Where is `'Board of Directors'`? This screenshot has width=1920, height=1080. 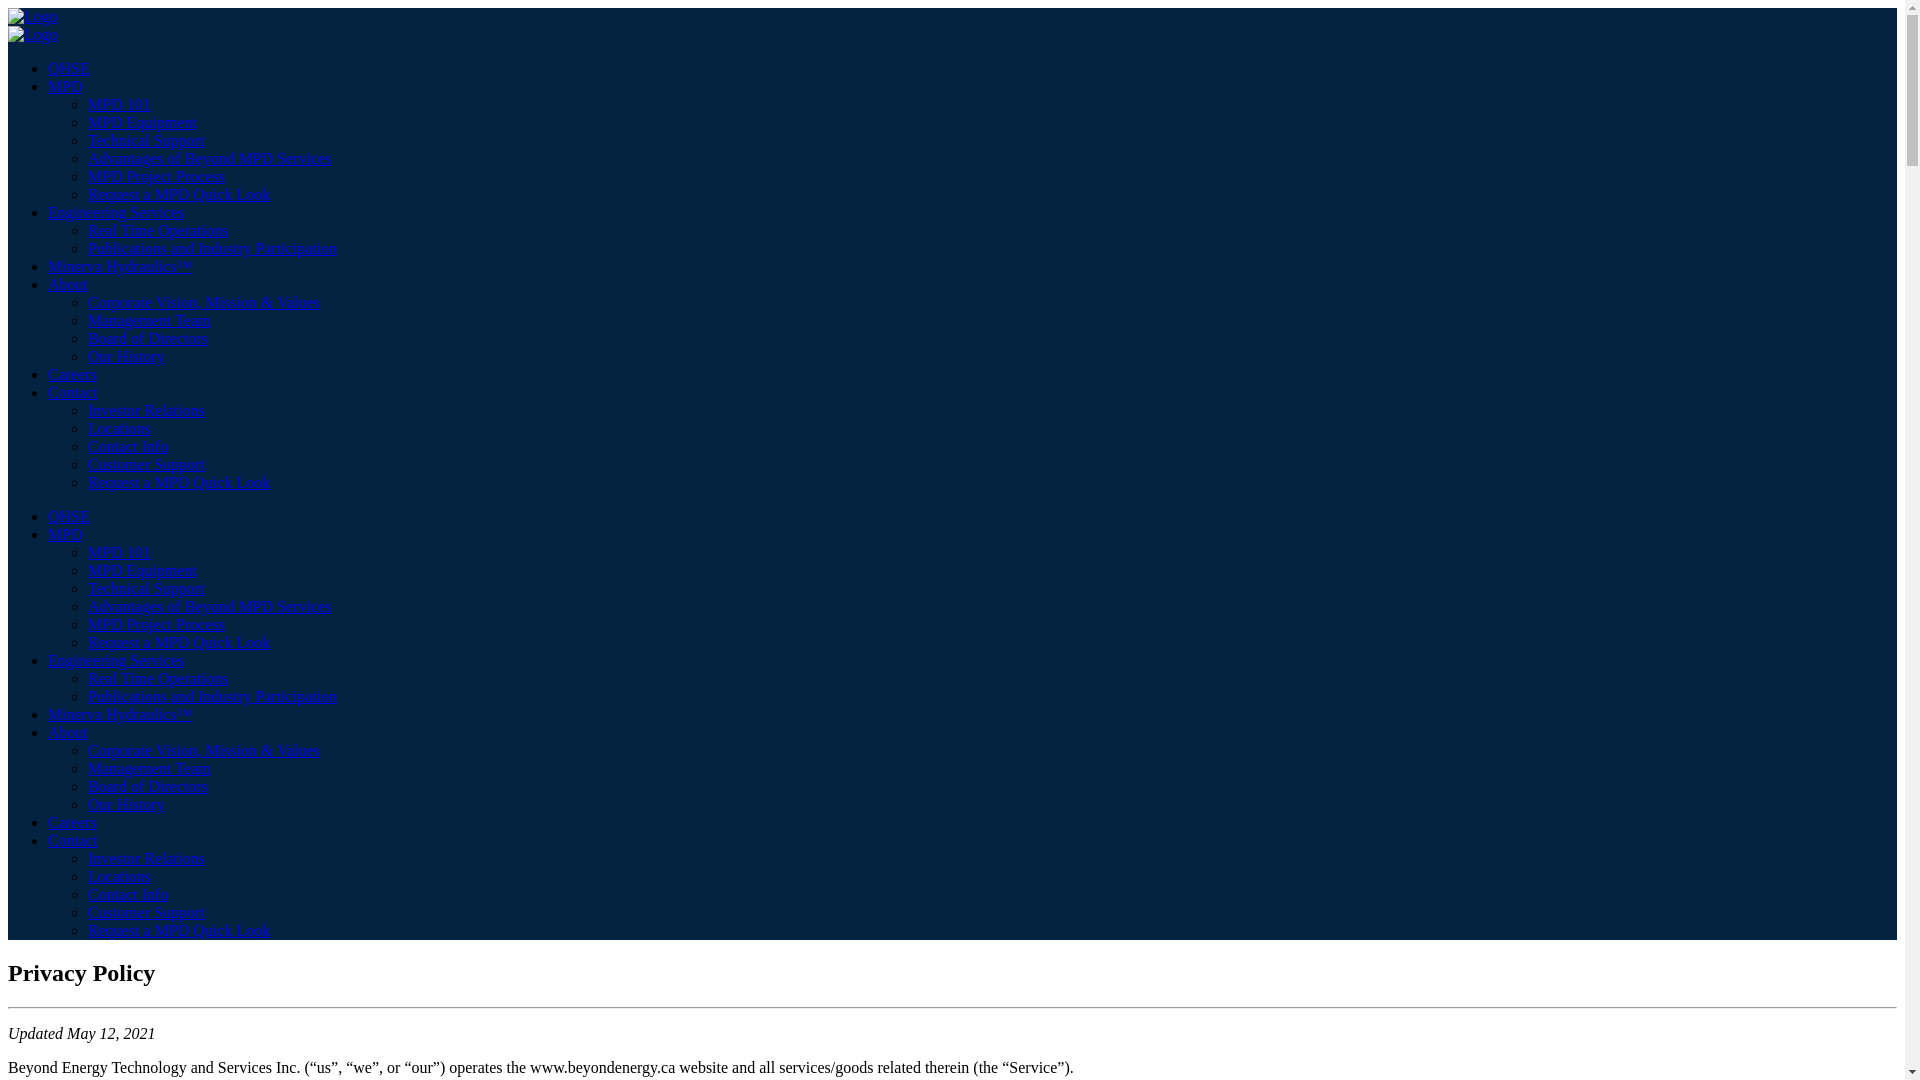 'Board of Directors' is located at coordinates (147, 785).